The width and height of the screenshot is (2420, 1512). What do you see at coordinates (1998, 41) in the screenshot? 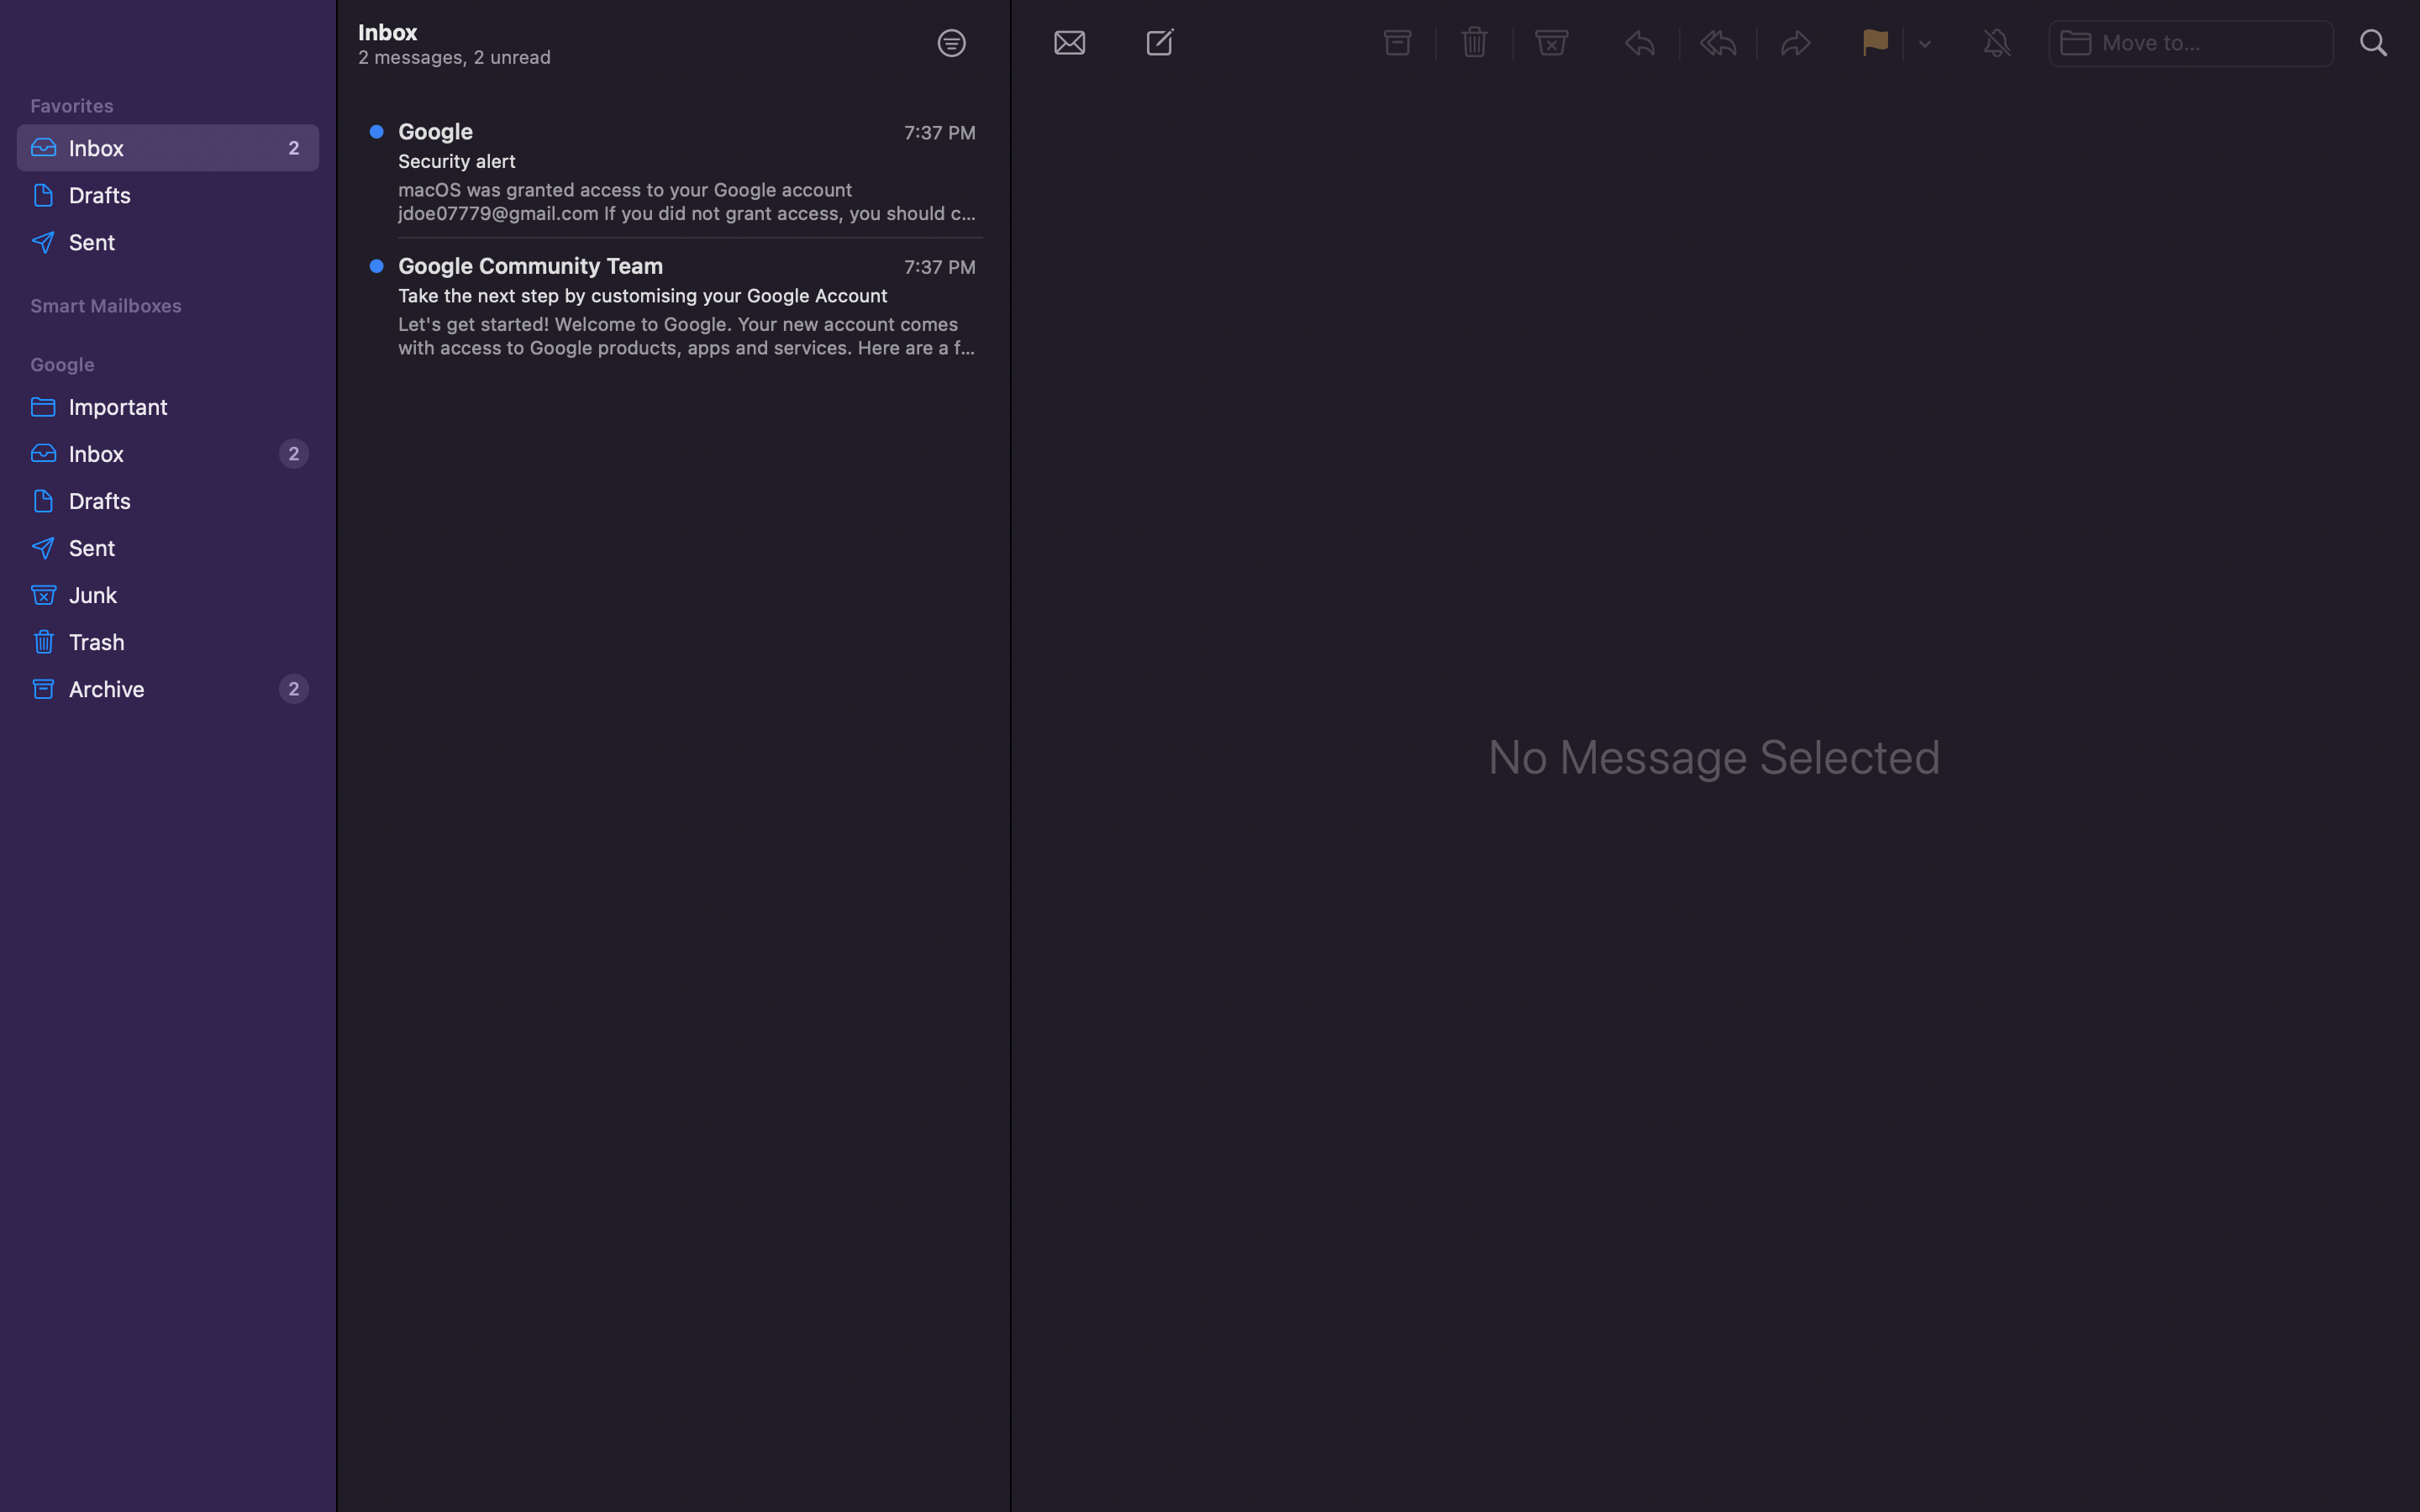
I see `Mute the conversation` at bounding box center [1998, 41].